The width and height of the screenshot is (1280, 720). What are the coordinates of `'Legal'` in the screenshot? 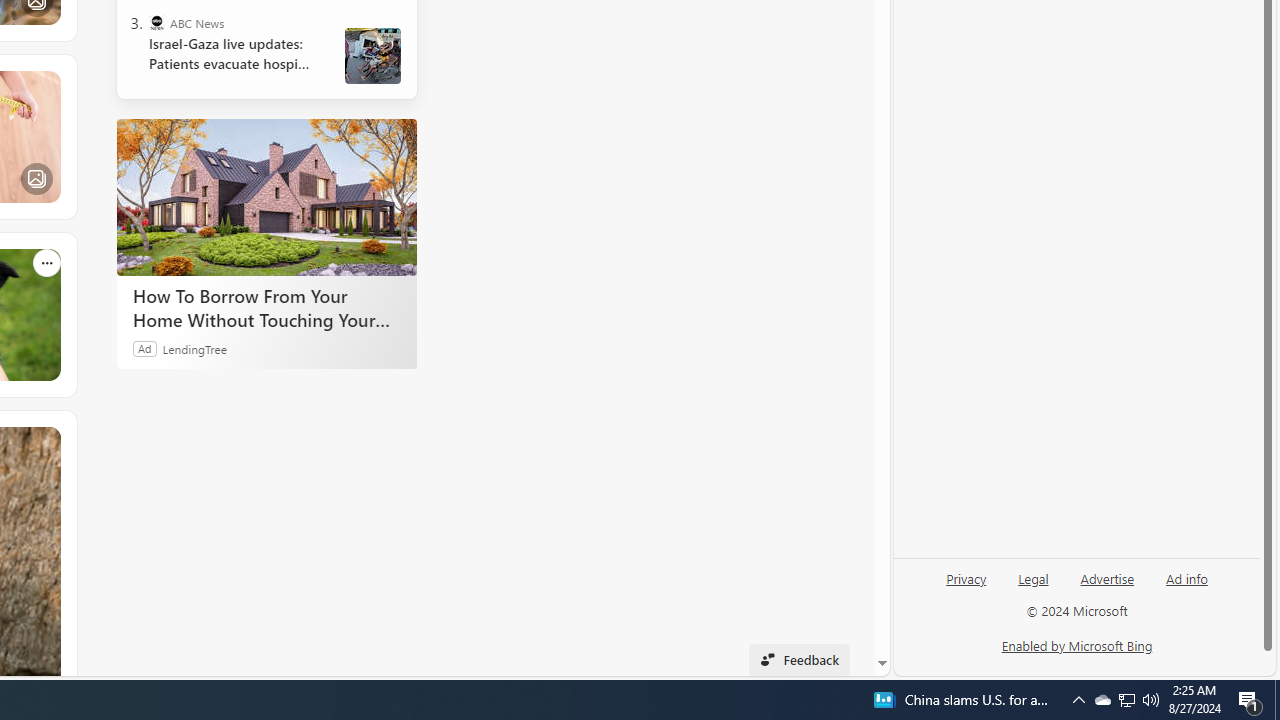 It's located at (1033, 585).